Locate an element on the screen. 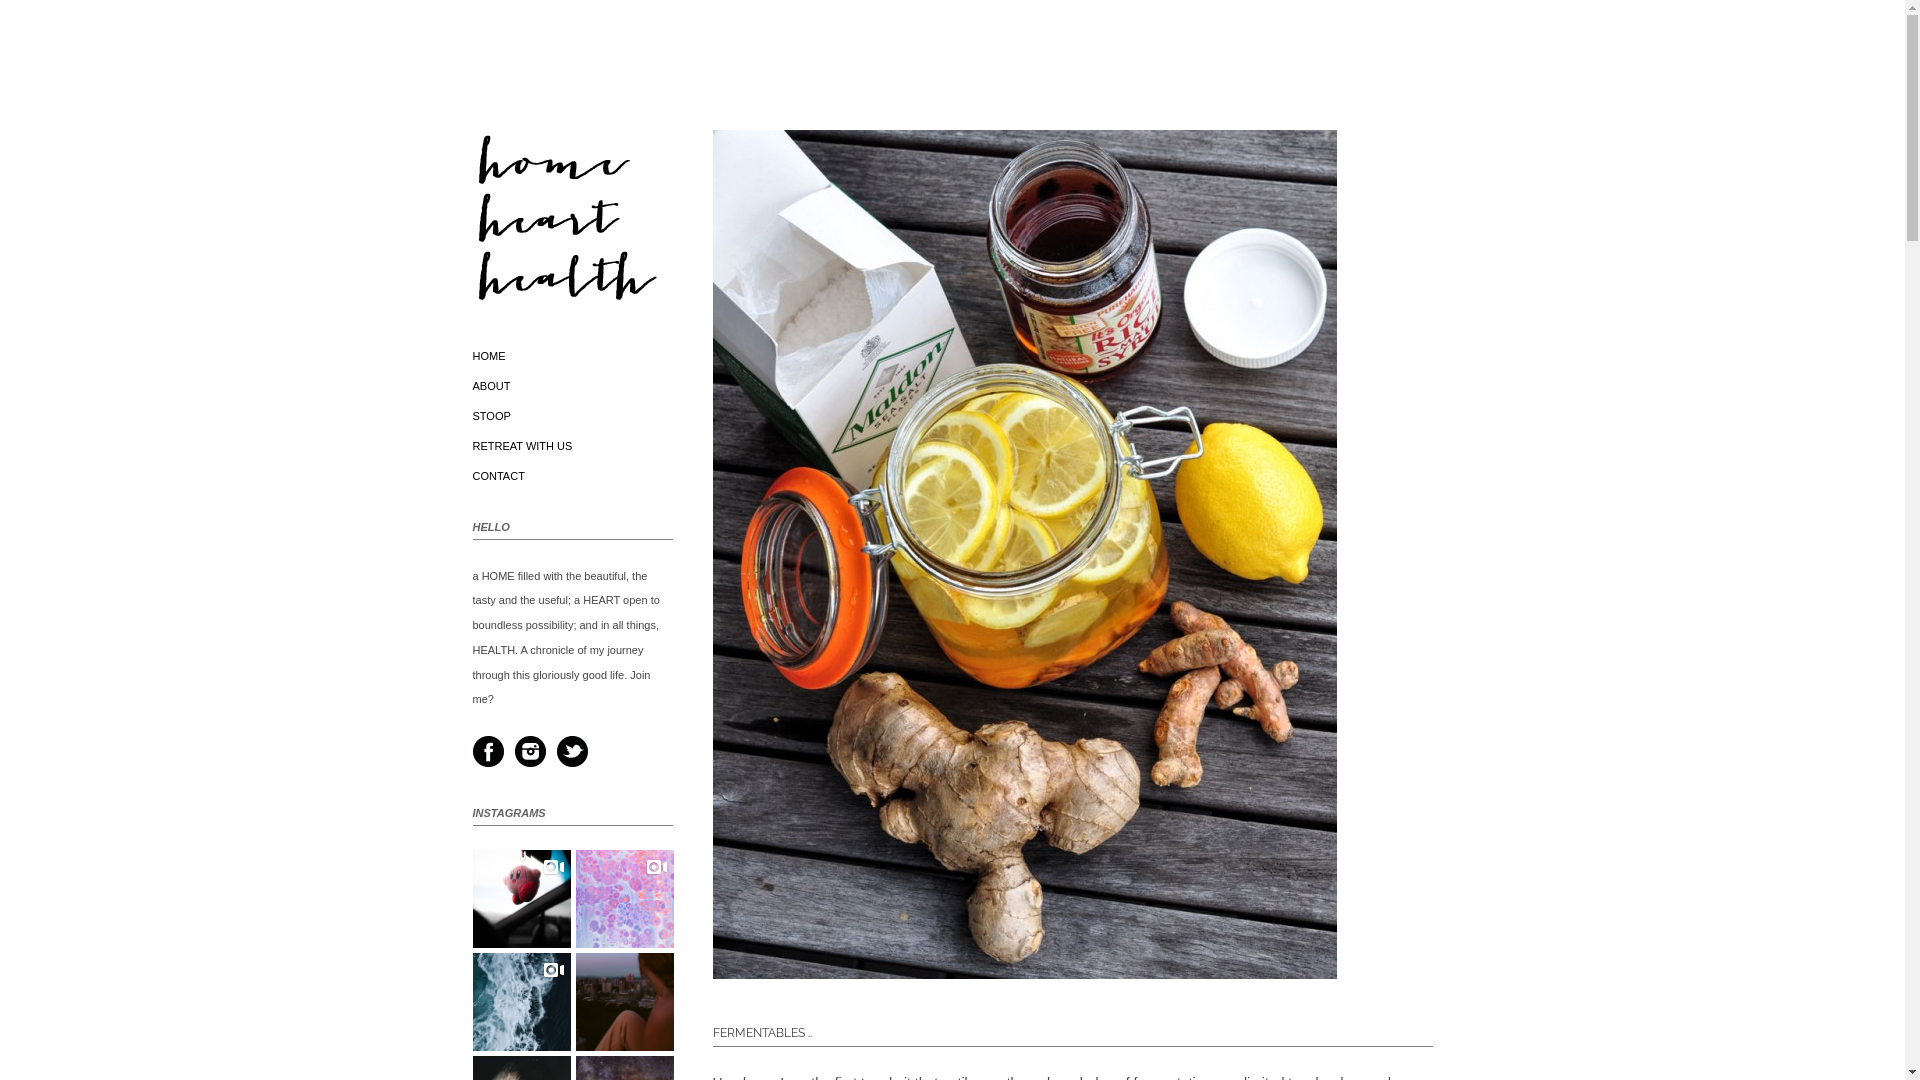 This screenshot has height=1080, width=1920. 'STOOP' is located at coordinates (490, 415).